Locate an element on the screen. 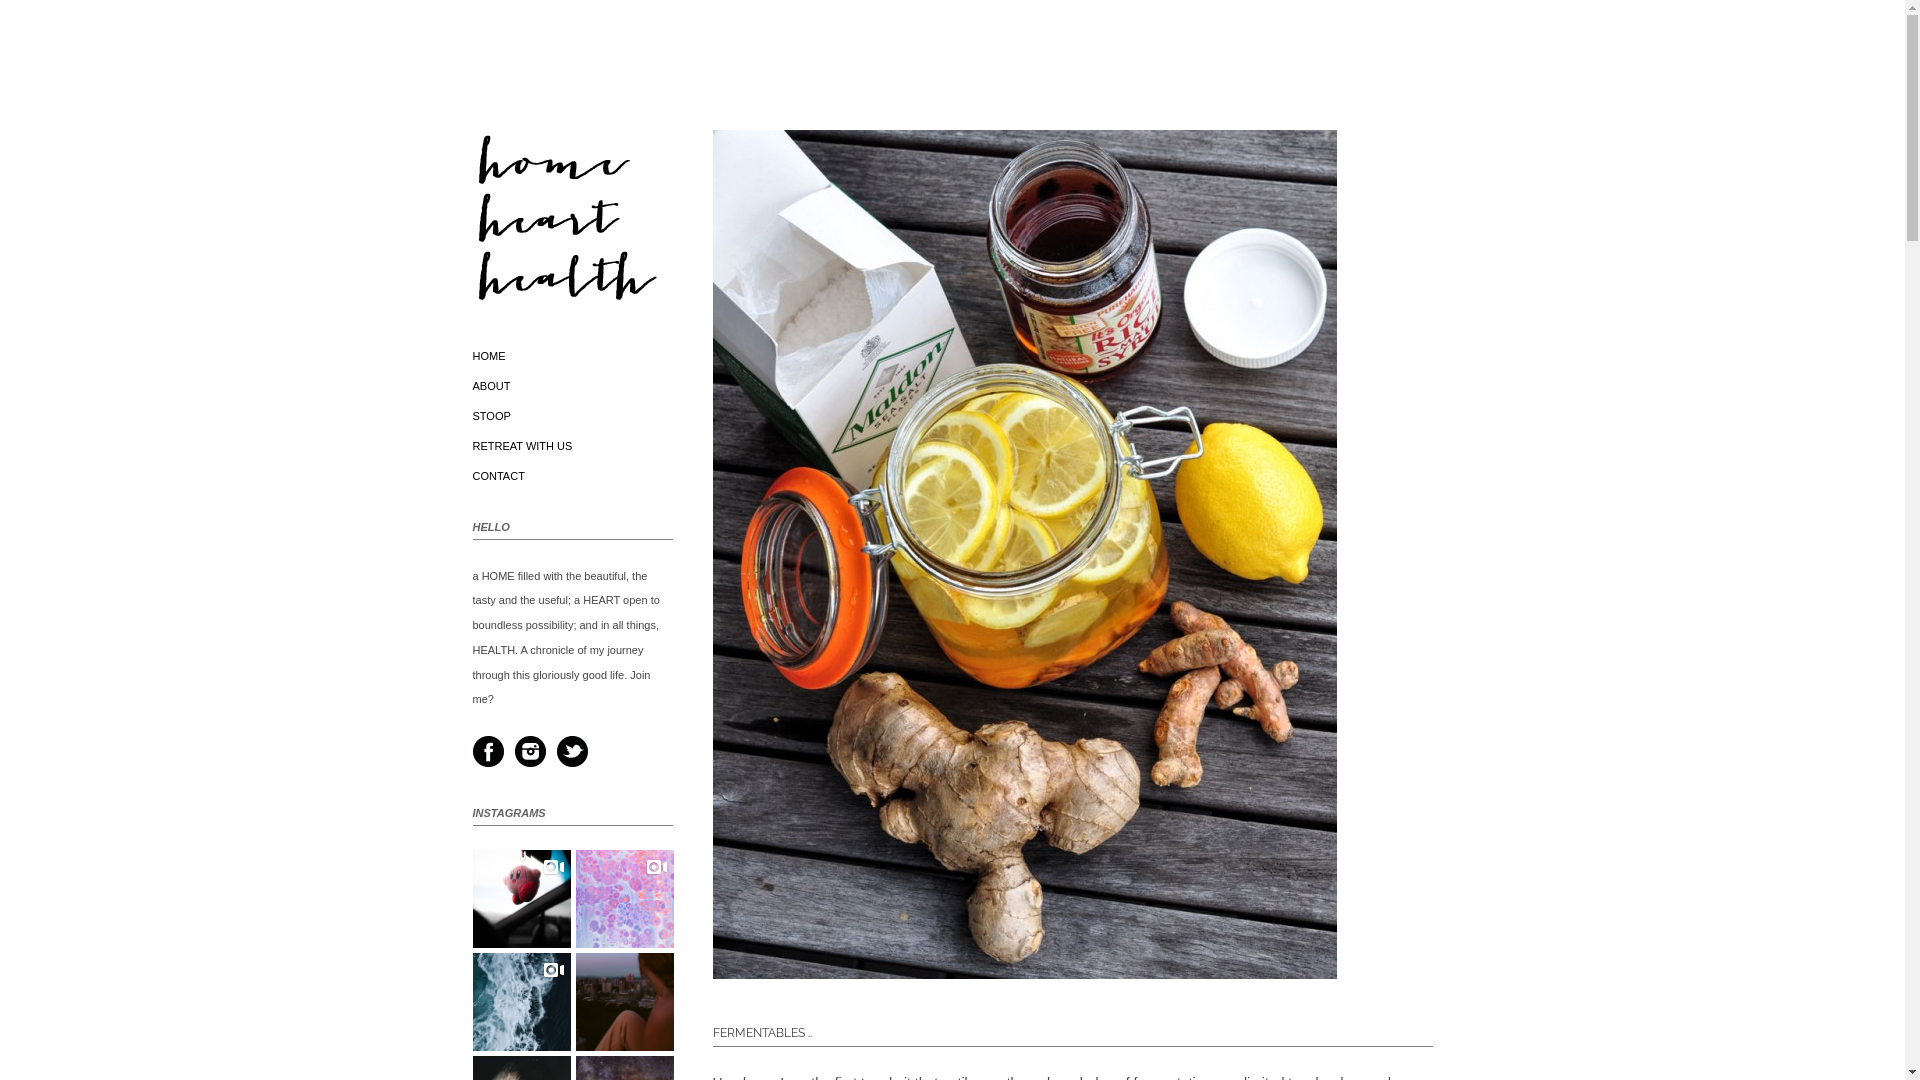 This screenshot has height=1080, width=1920. 'STOOP' is located at coordinates (490, 415).